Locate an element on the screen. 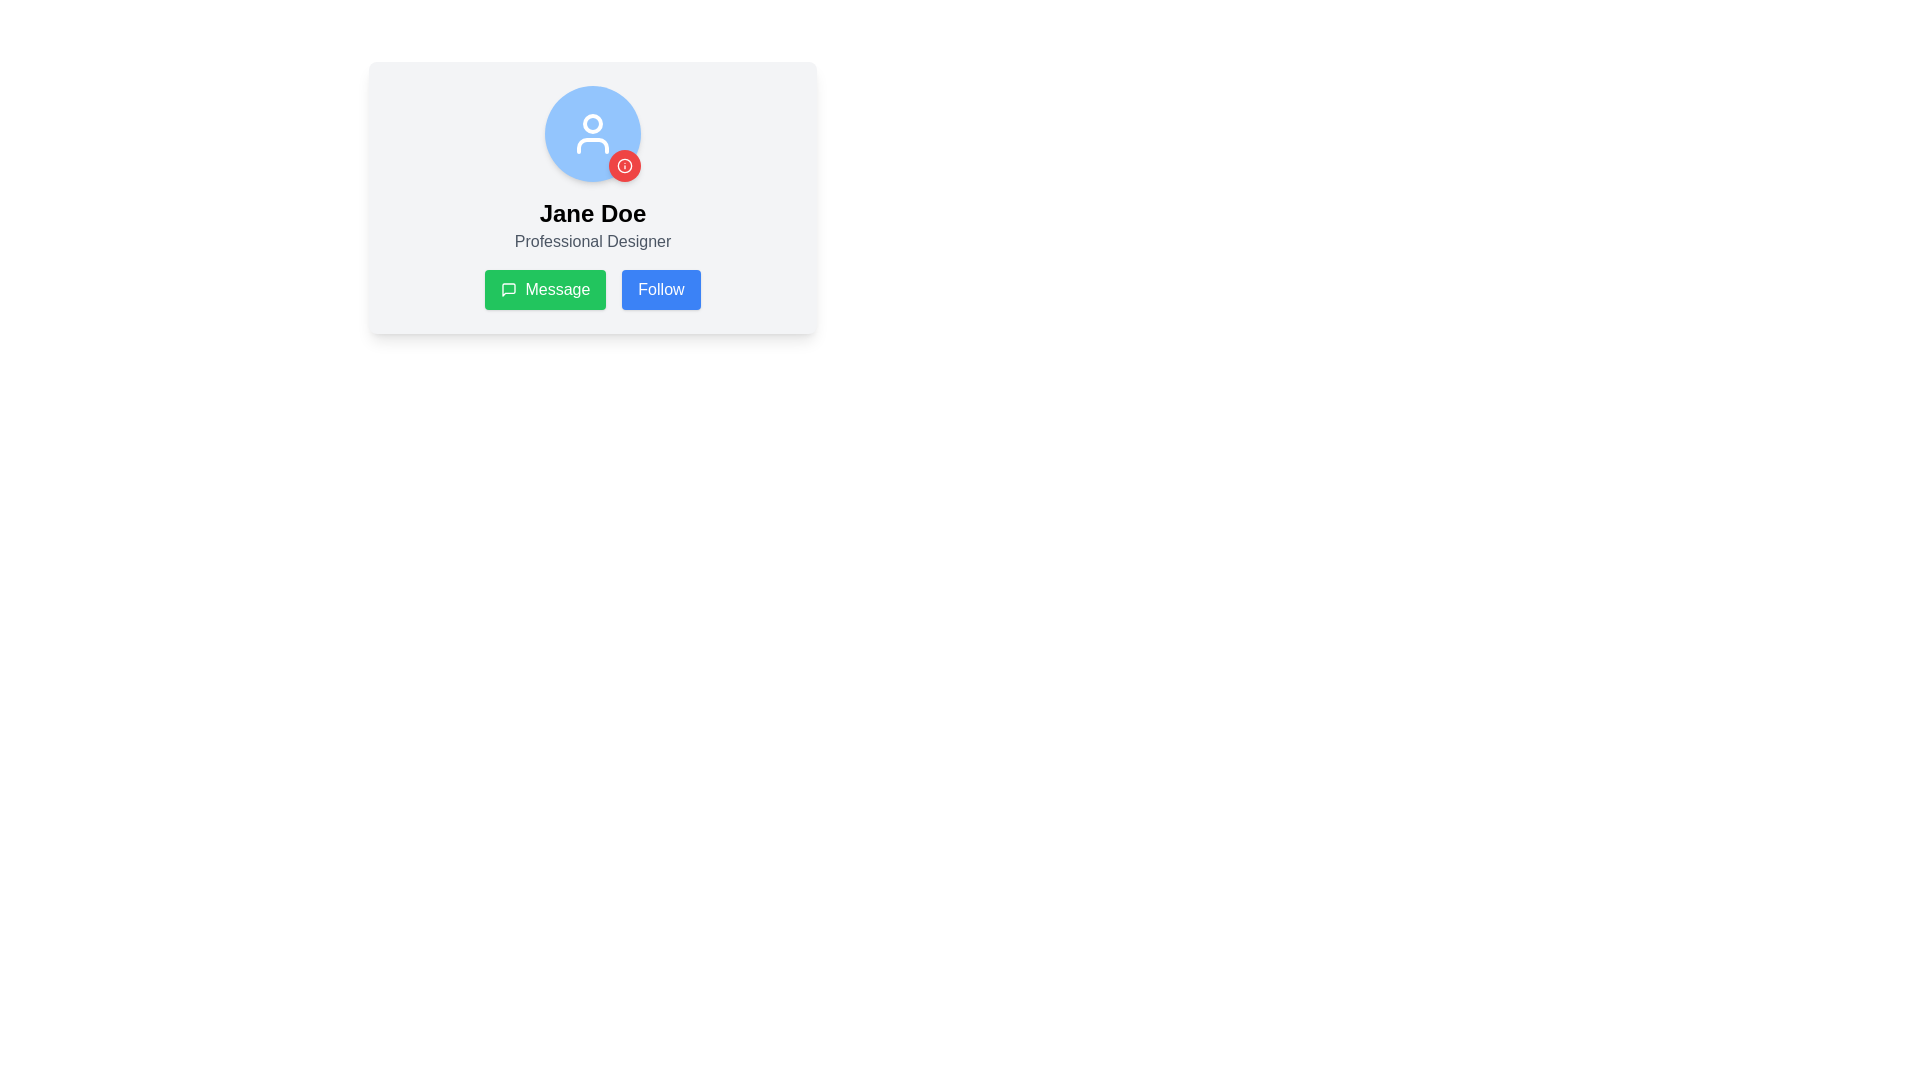  the bright blue 'Follow' button with white text to follow the profile is located at coordinates (661, 289).